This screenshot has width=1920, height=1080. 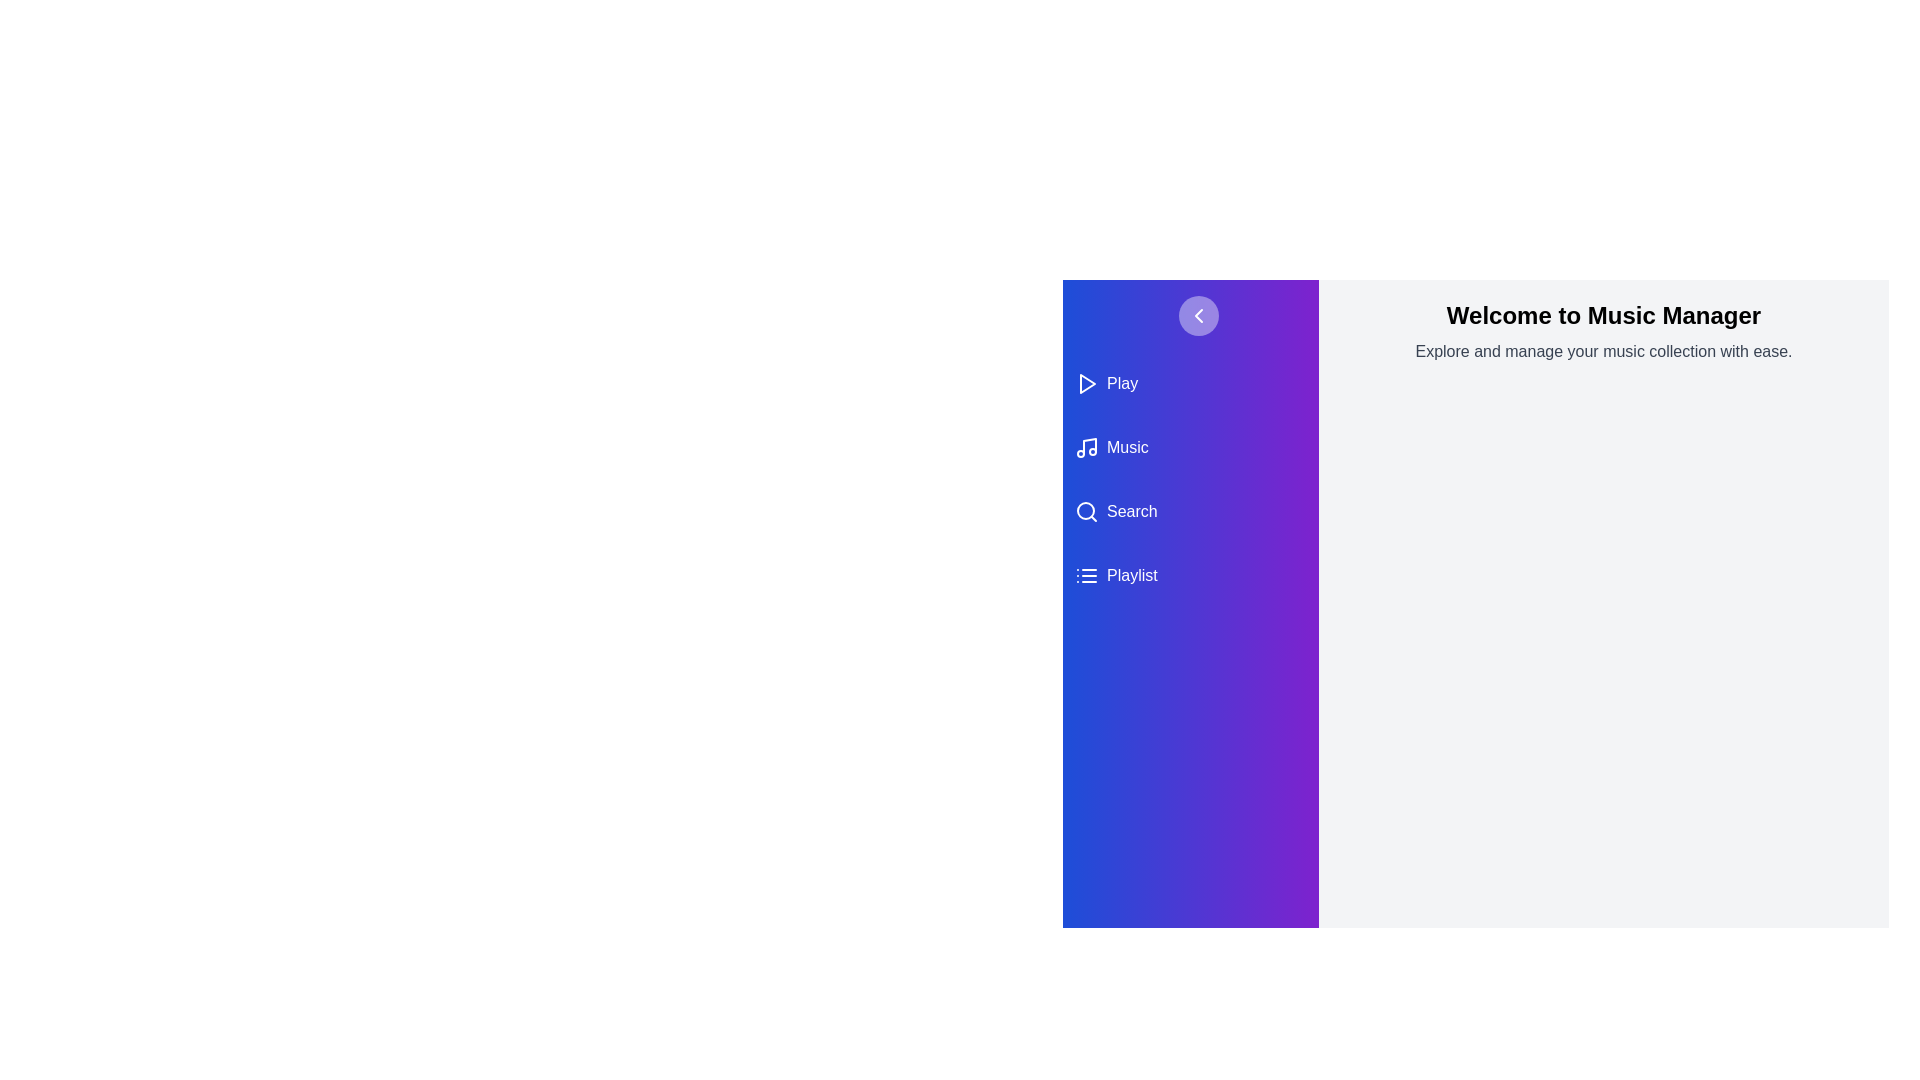 What do you see at coordinates (1190, 446) in the screenshot?
I see `the 'Music' category in the drawer` at bounding box center [1190, 446].